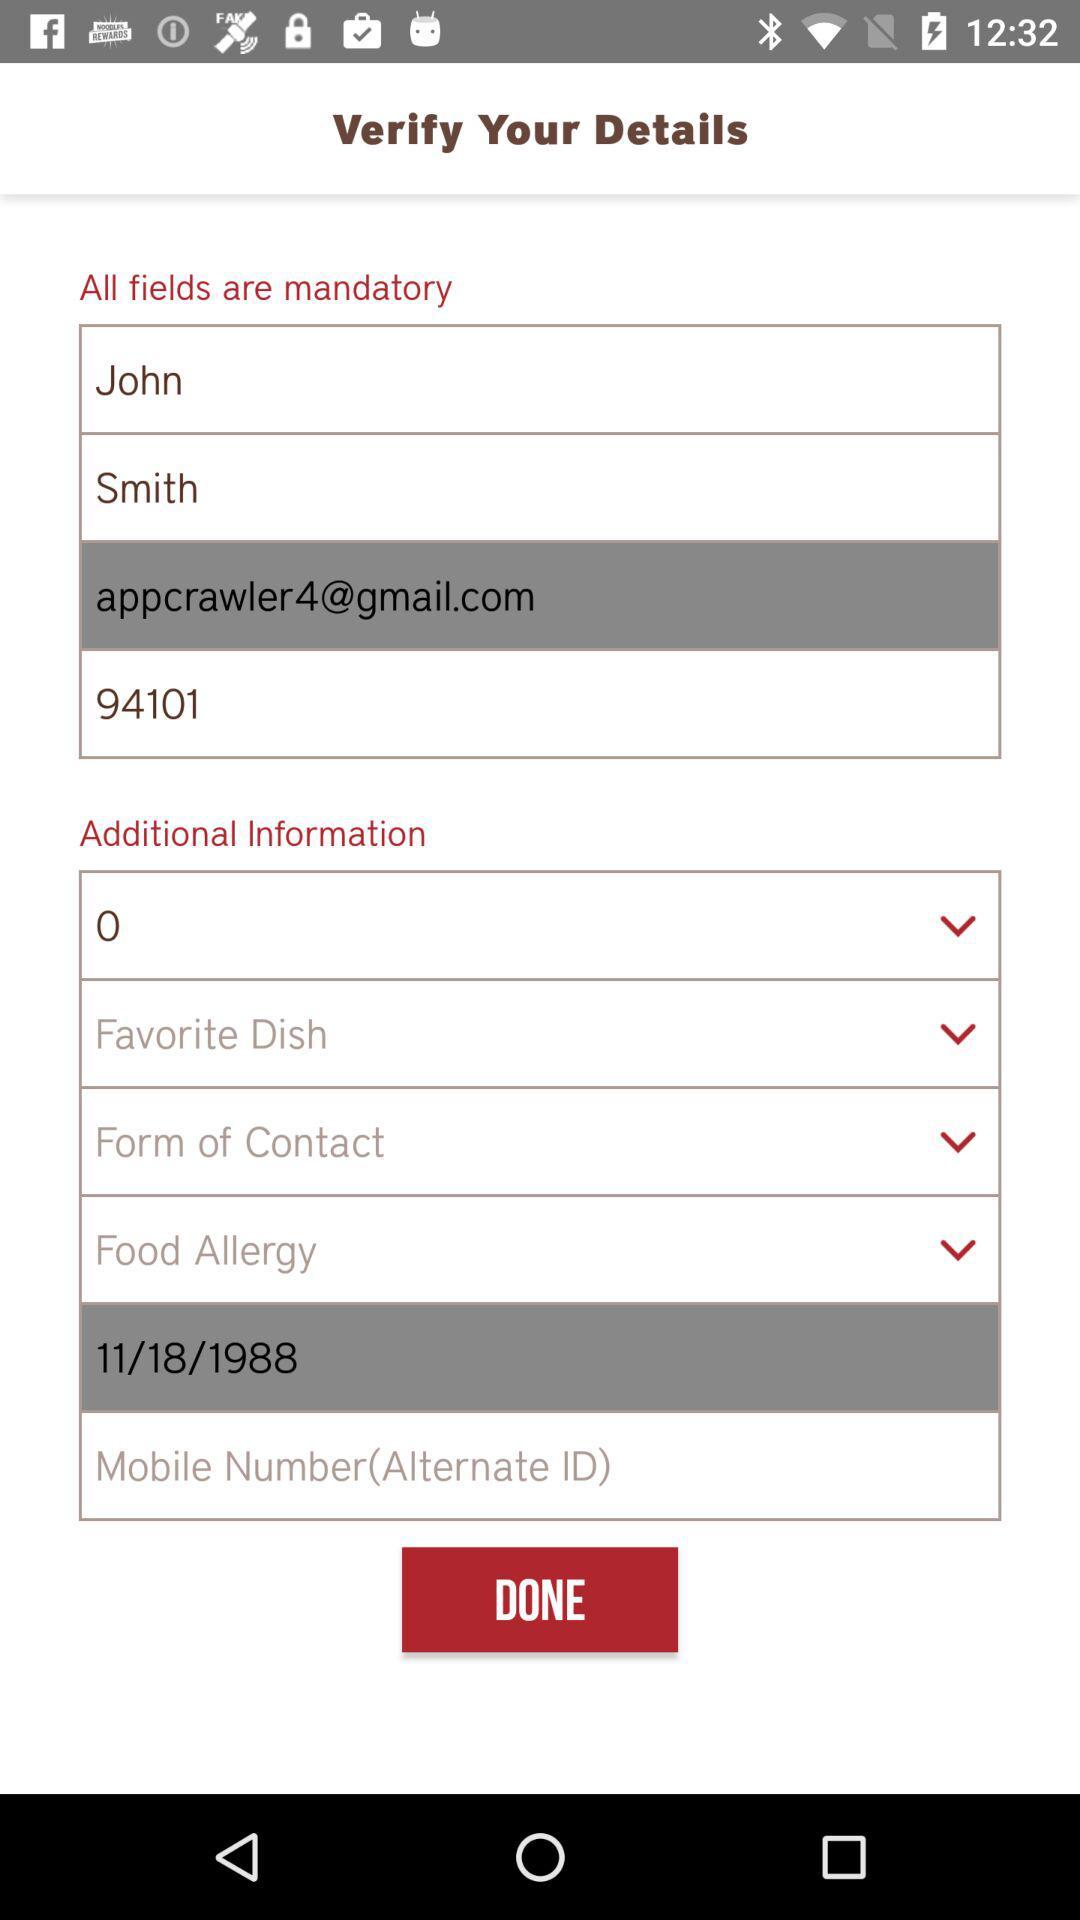 This screenshot has height=1920, width=1080. I want to click on 11/18/1988 icon, so click(540, 1357).